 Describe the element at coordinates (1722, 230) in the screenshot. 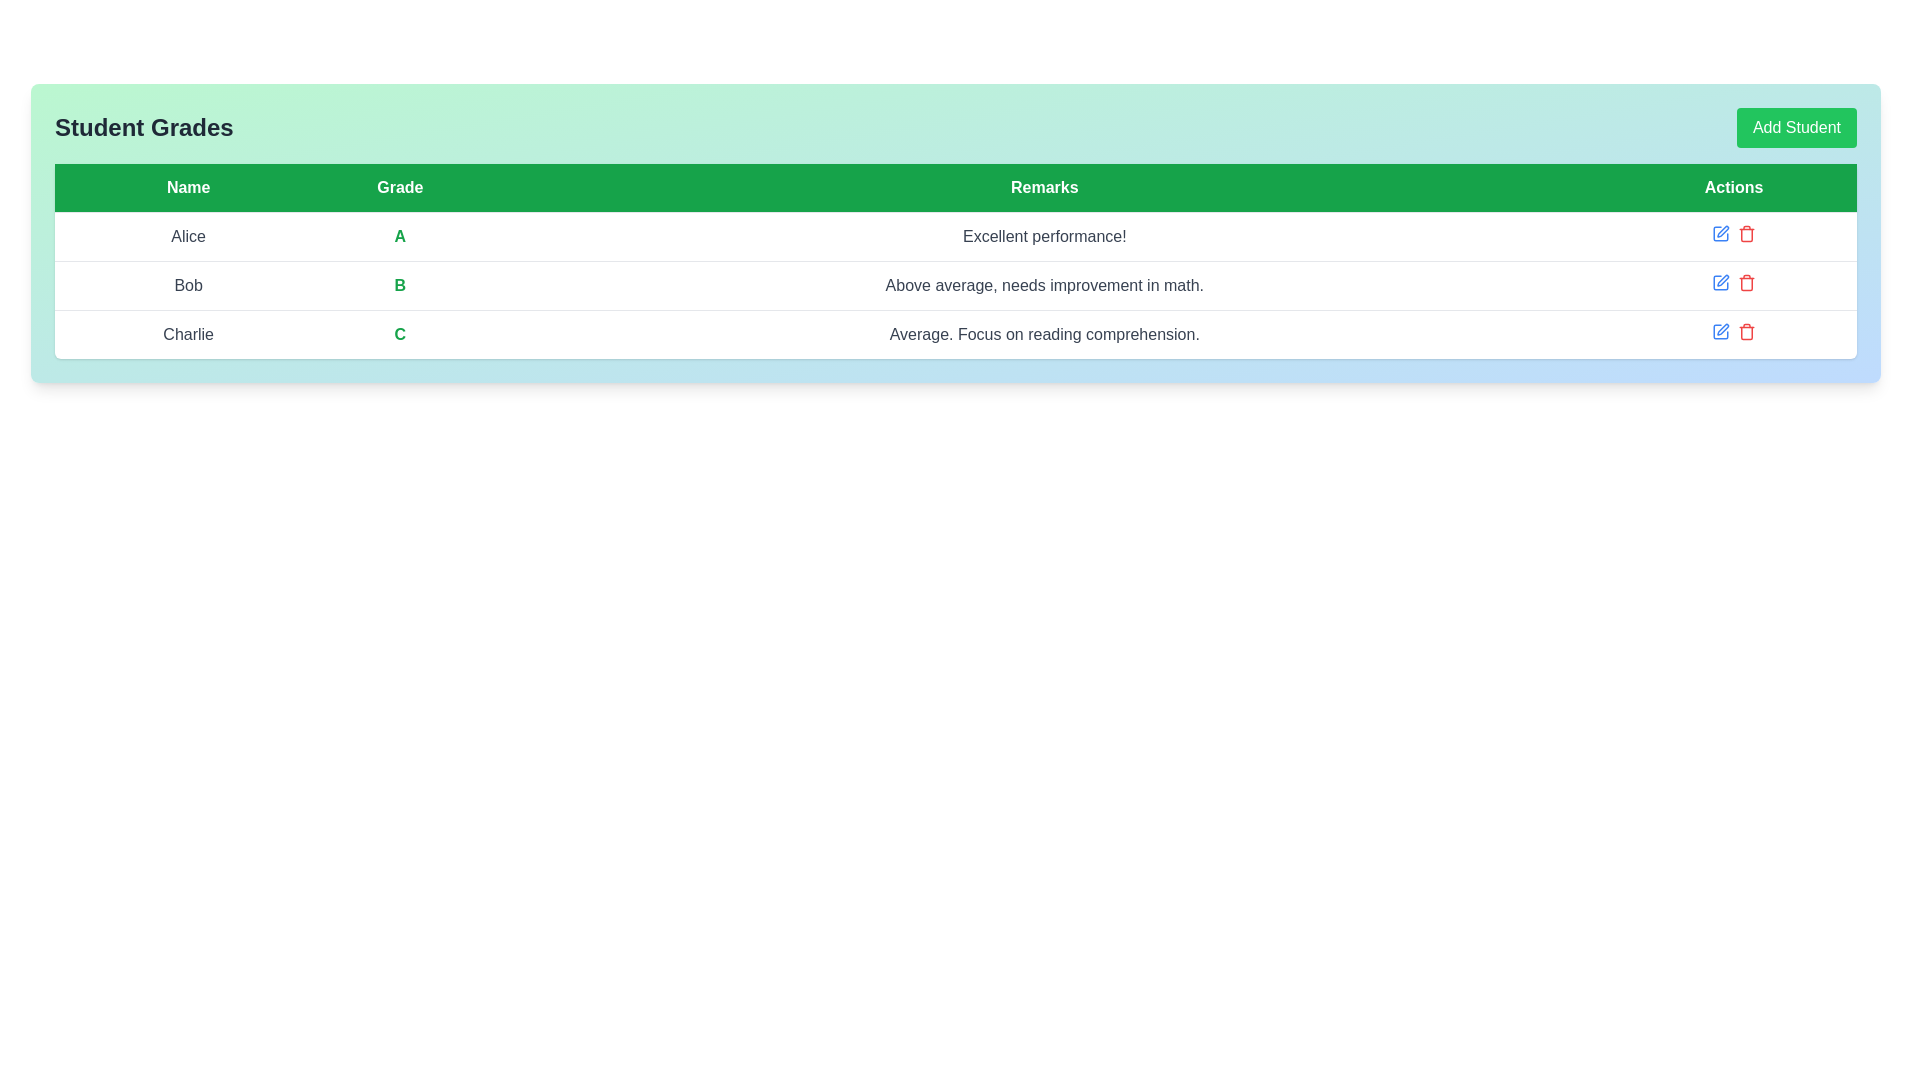

I see `the pen-shaped SVG icon in the 'Actions' column related to 'Alice' to initiate editing` at that location.